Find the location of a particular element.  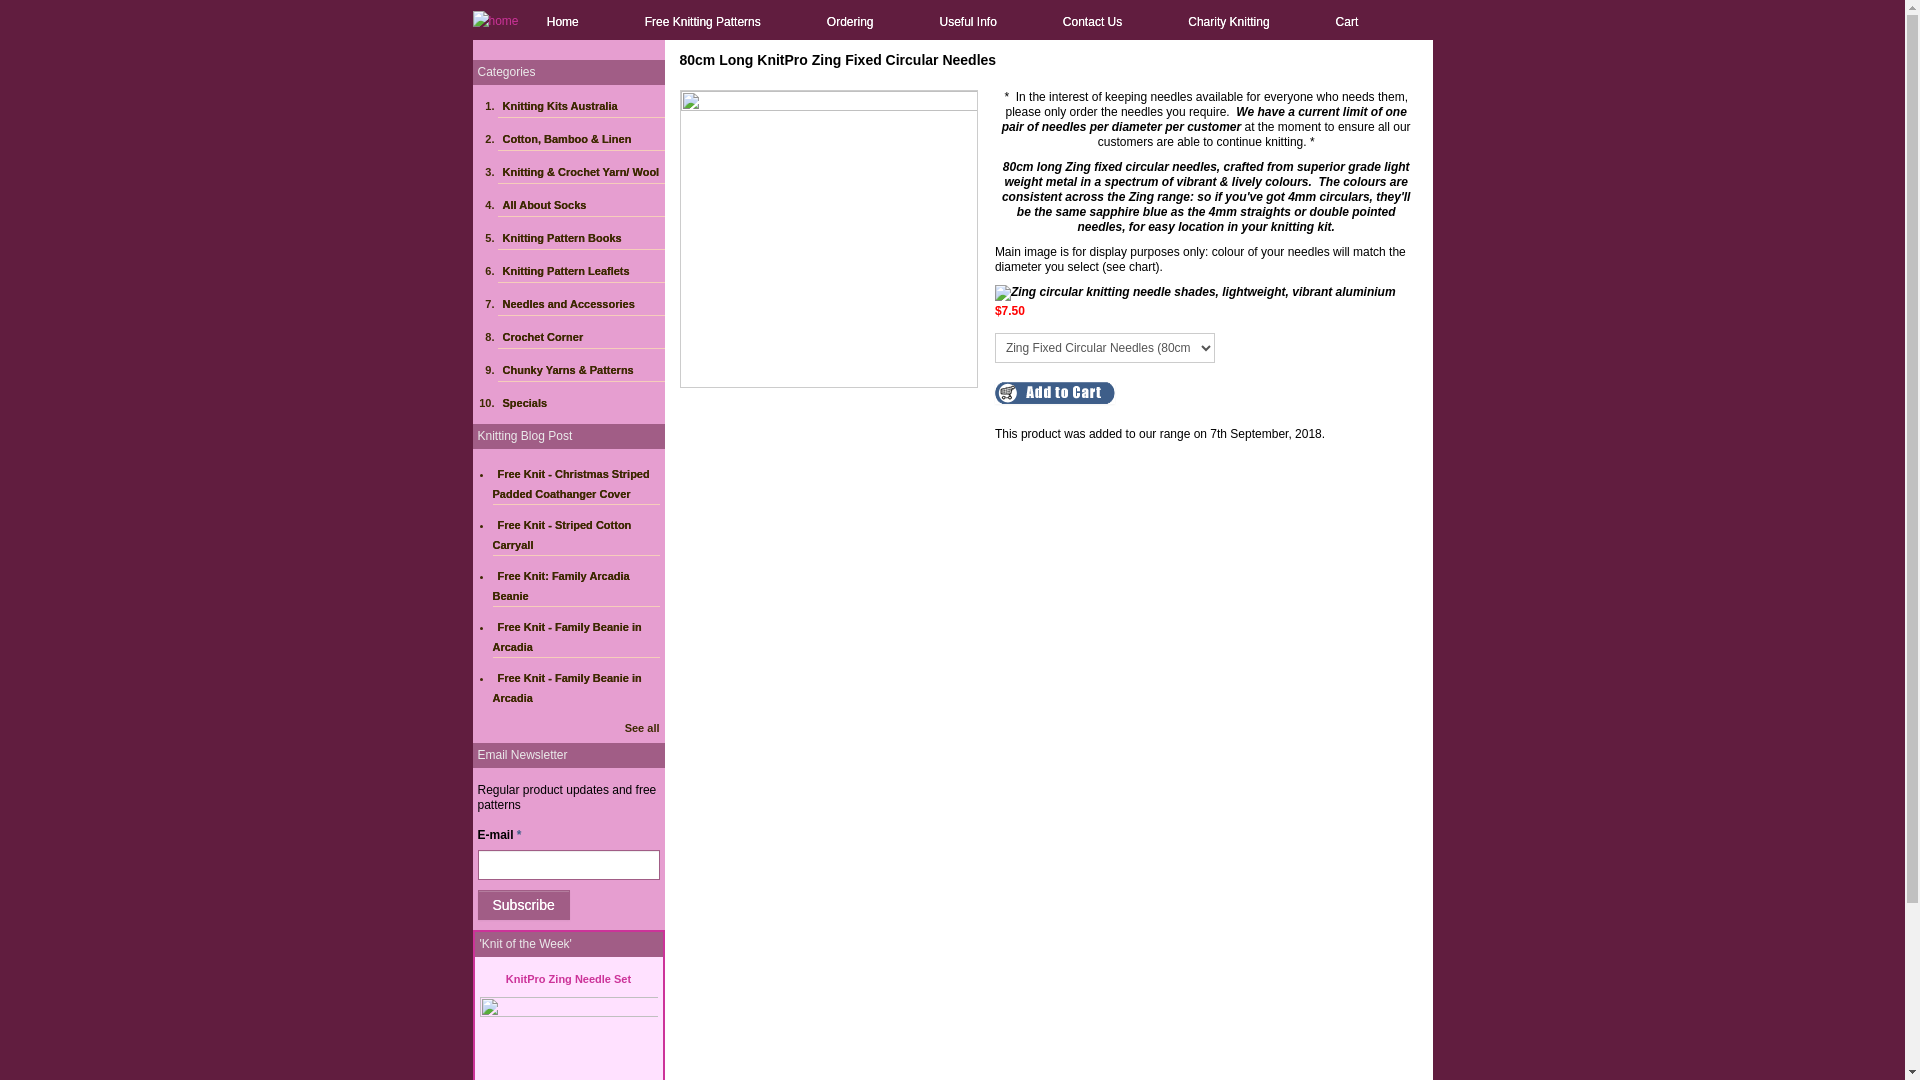

'Knitting Kits Australia' is located at coordinates (580, 105).